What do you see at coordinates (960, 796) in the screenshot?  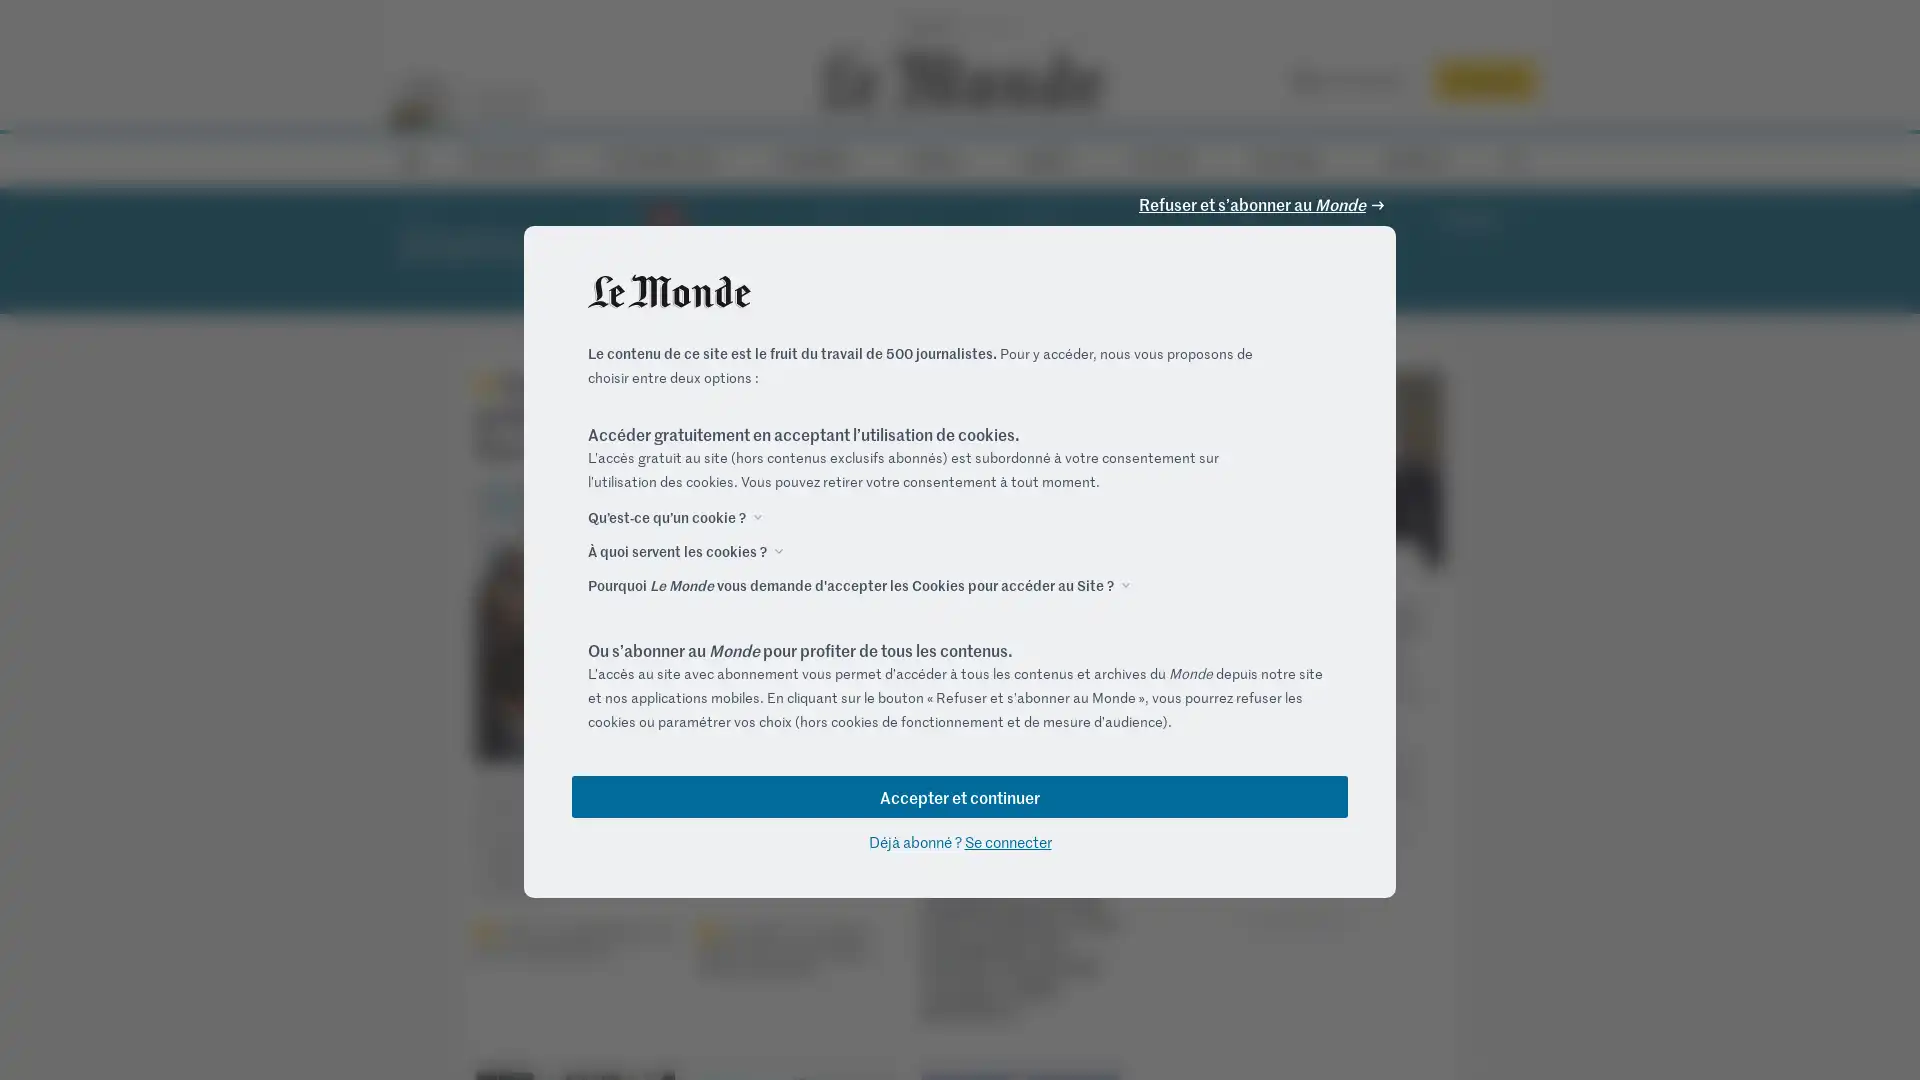 I see `Accepter et continuer` at bounding box center [960, 796].